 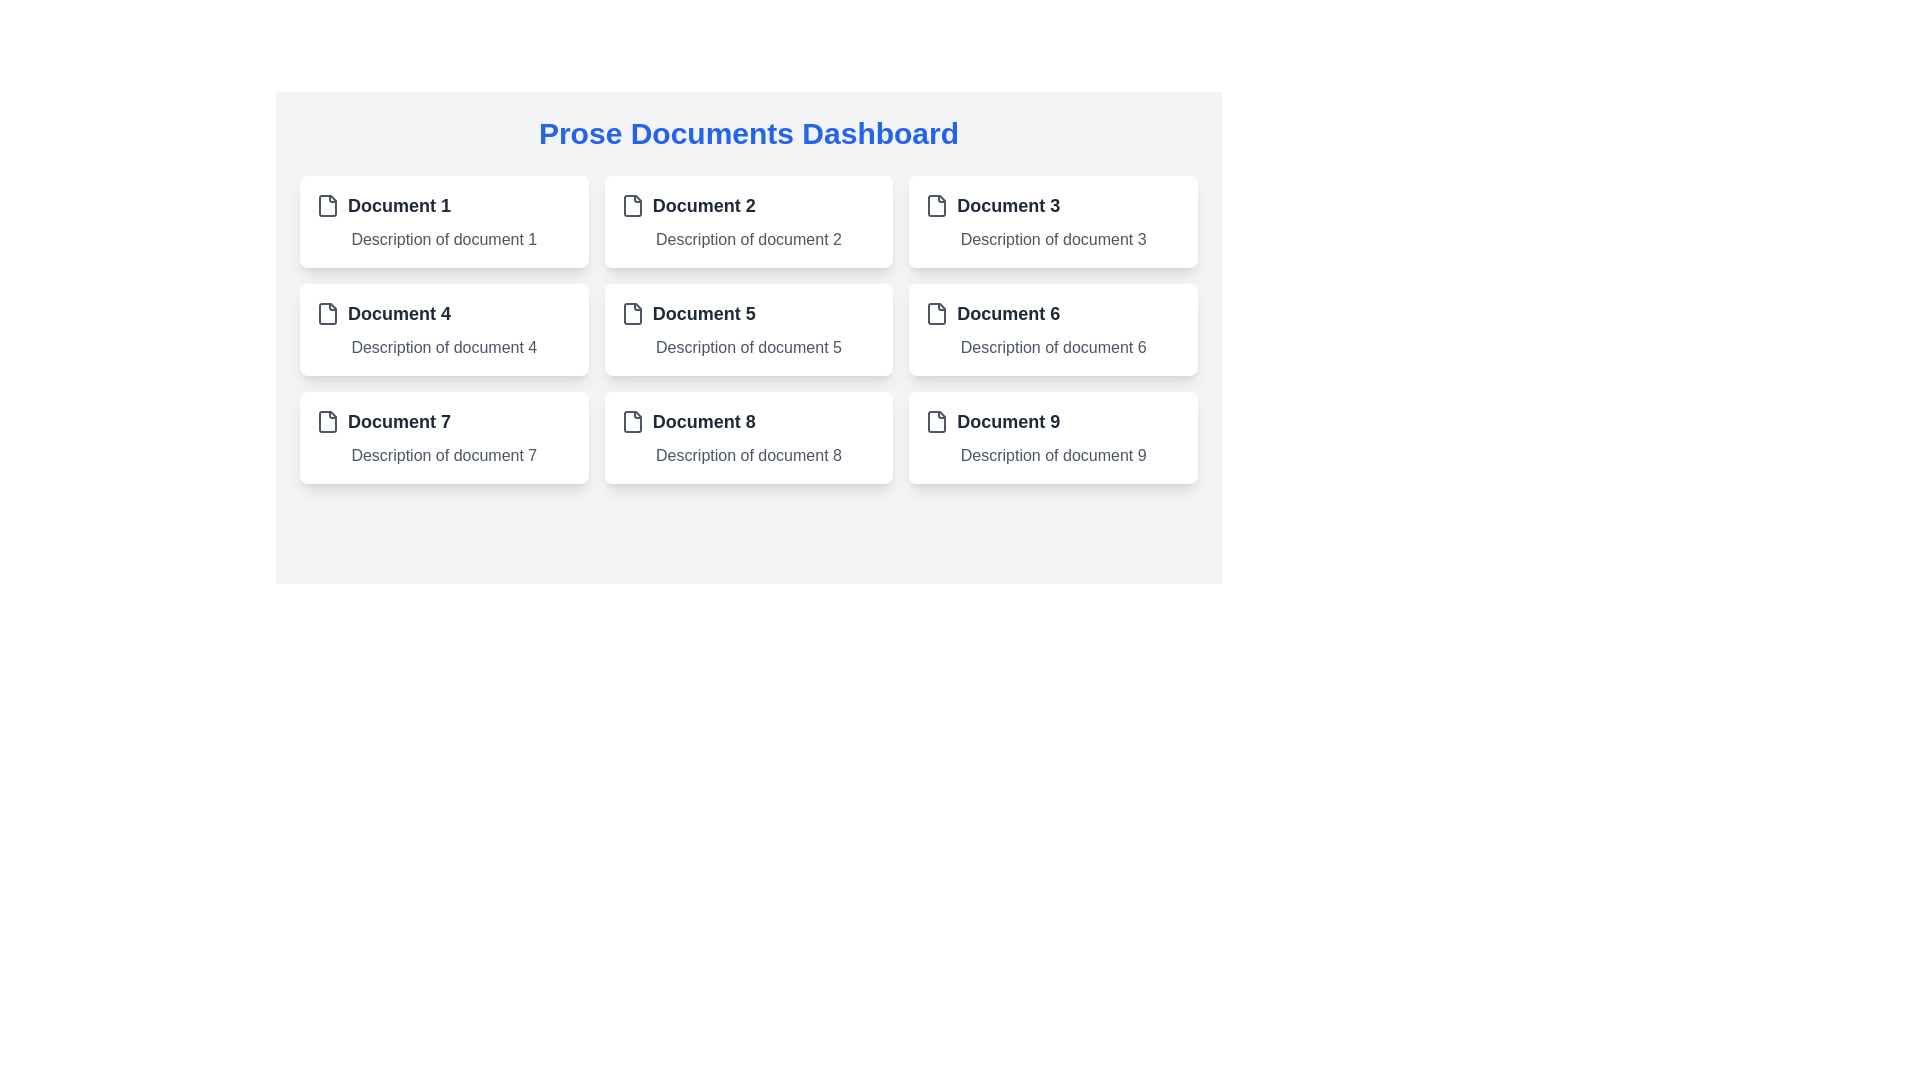 What do you see at coordinates (1052, 313) in the screenshot?
I see `the label 'Document 6'` at bounding box center [1052, 313].